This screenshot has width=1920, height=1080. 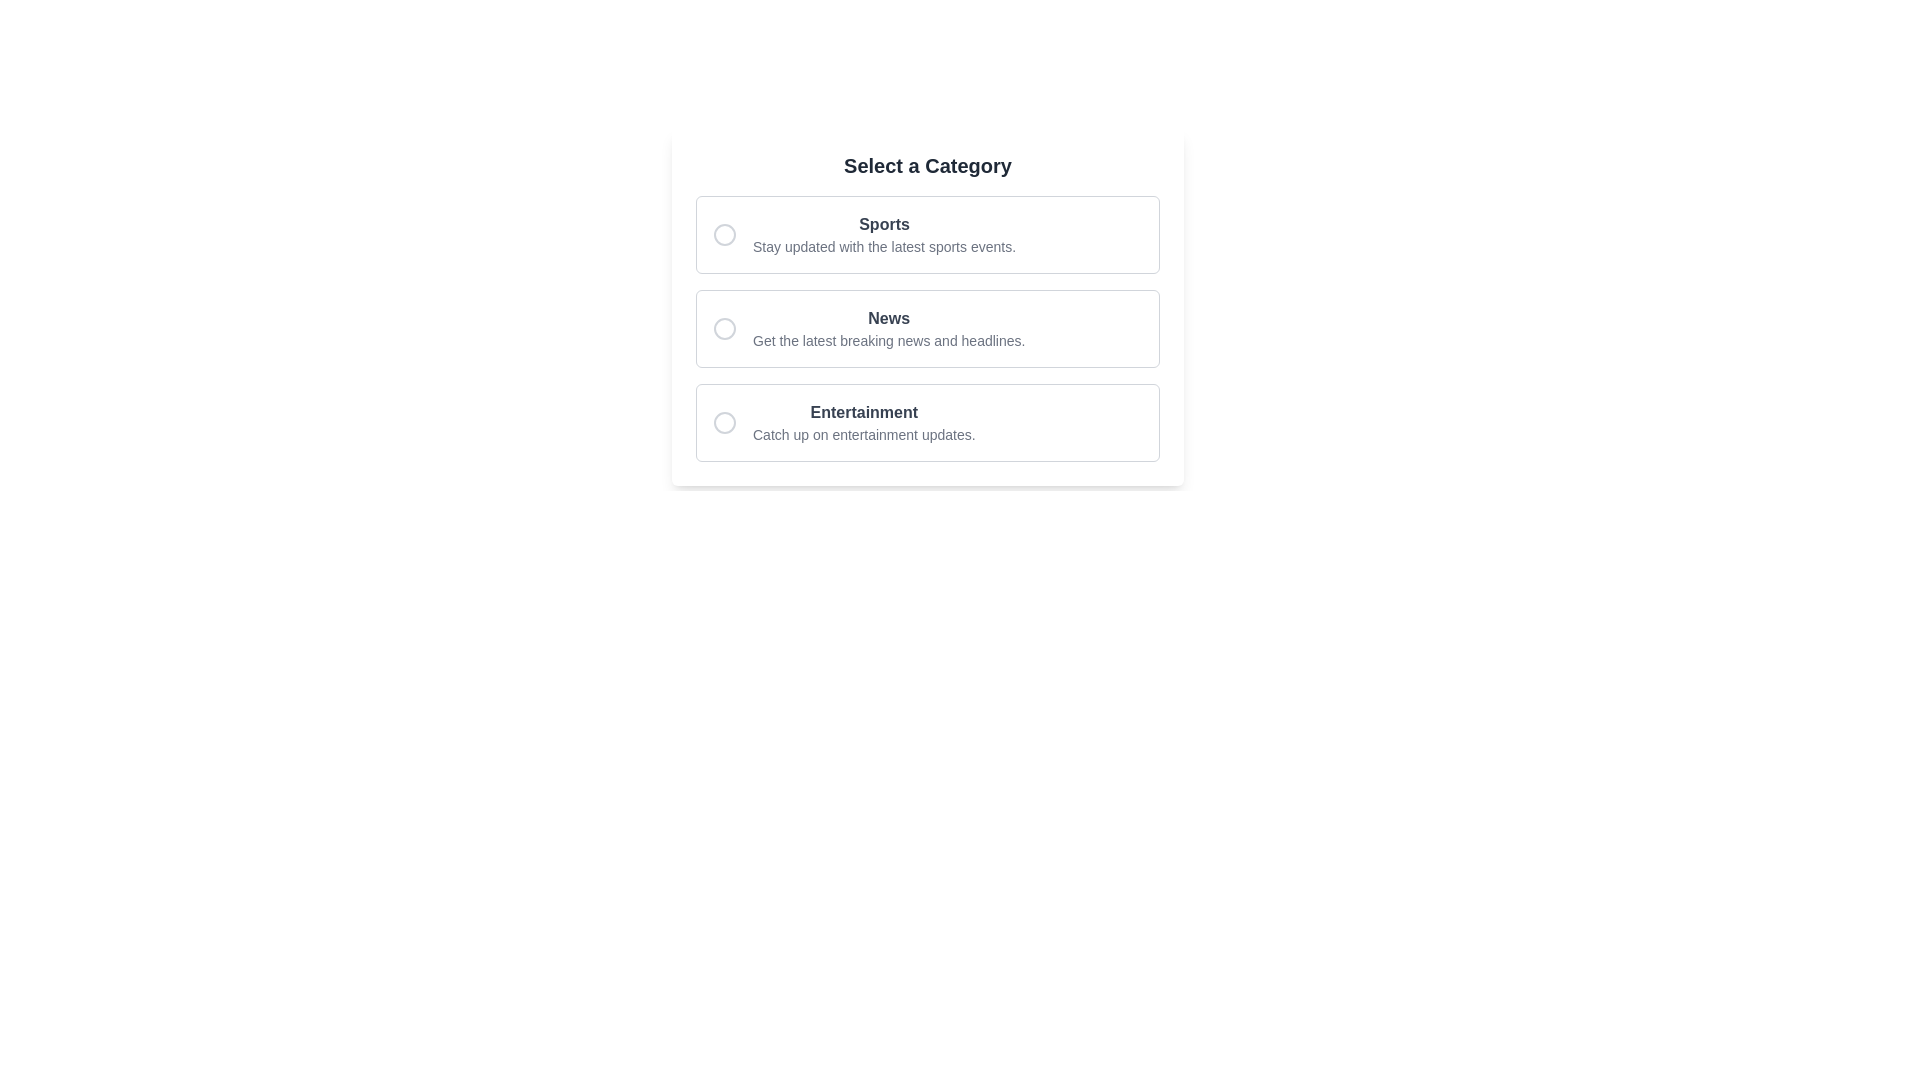 What do you see at coordinates (723, 327) in the screenshot?
I see `the unselected radio button indicator` at bounding box center [723, 327].